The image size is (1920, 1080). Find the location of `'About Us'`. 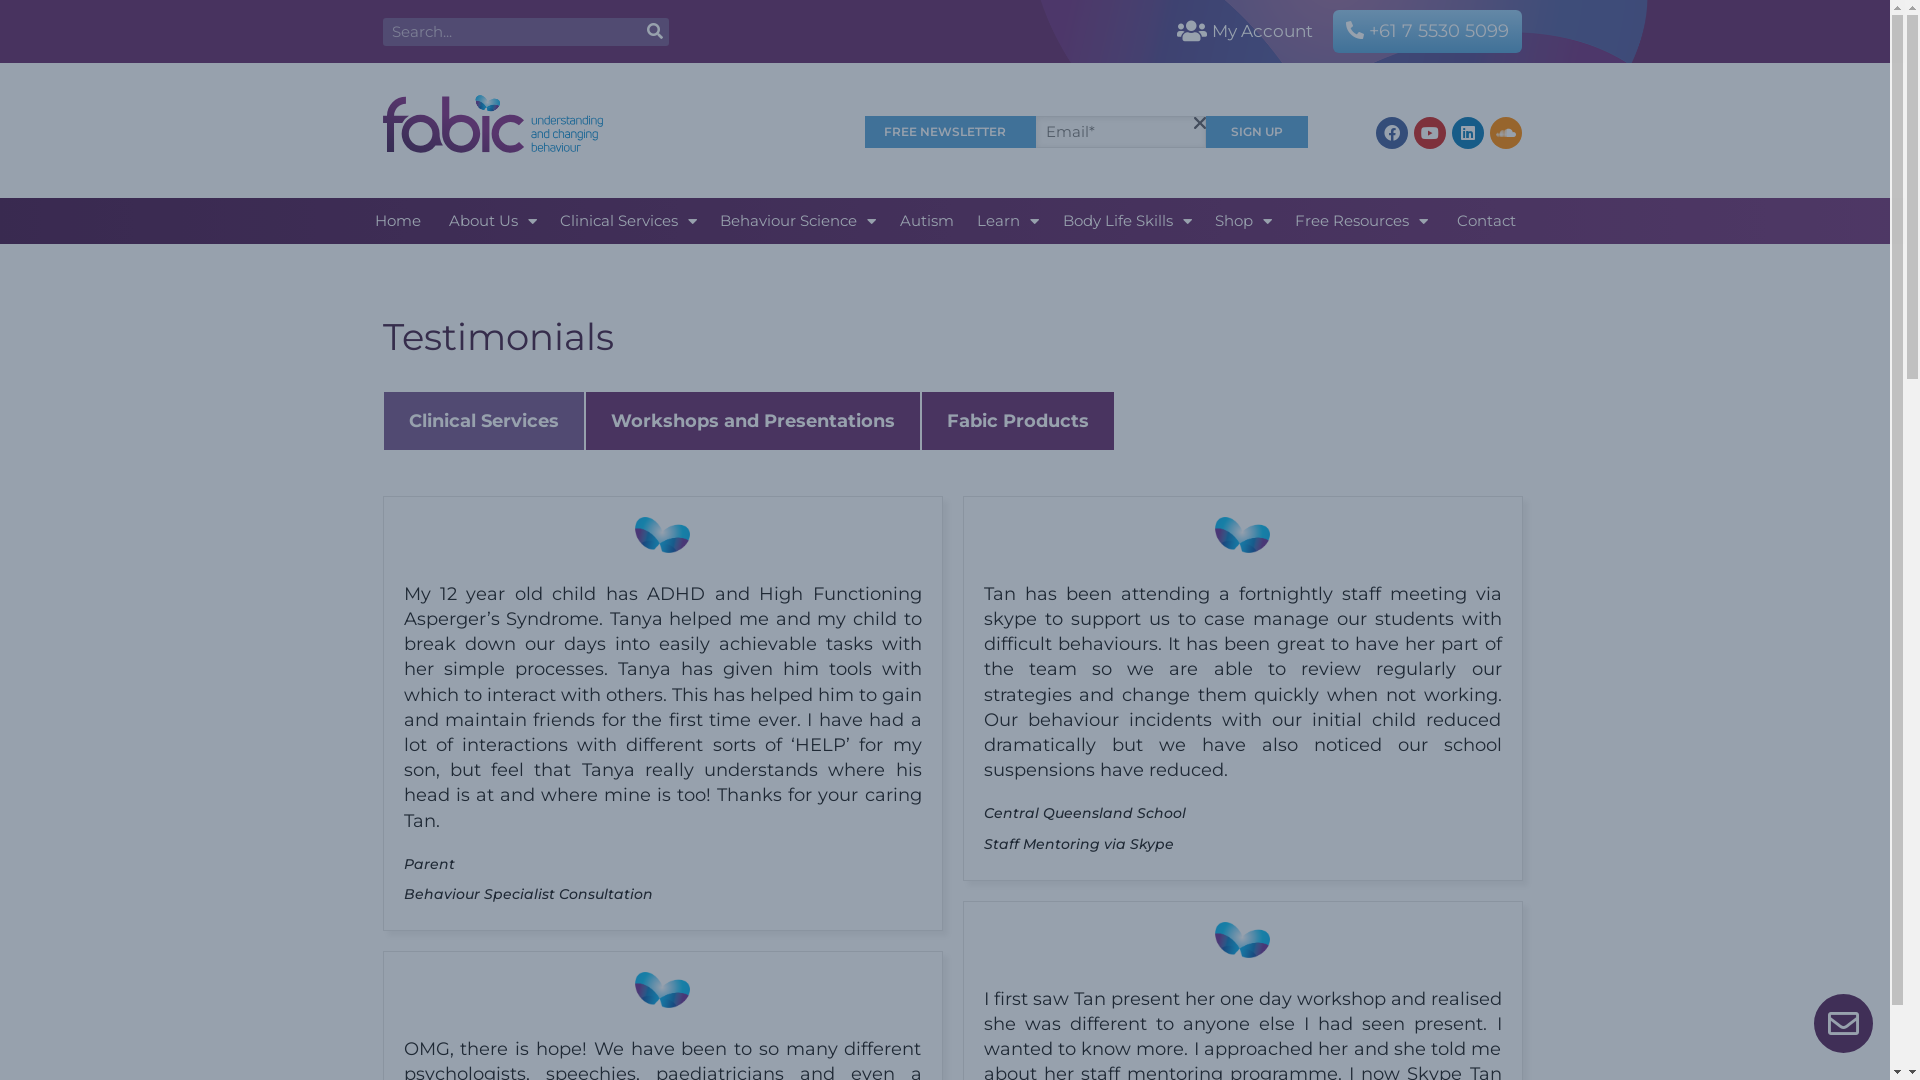

'About Us' is located at coordinates (492, 220).